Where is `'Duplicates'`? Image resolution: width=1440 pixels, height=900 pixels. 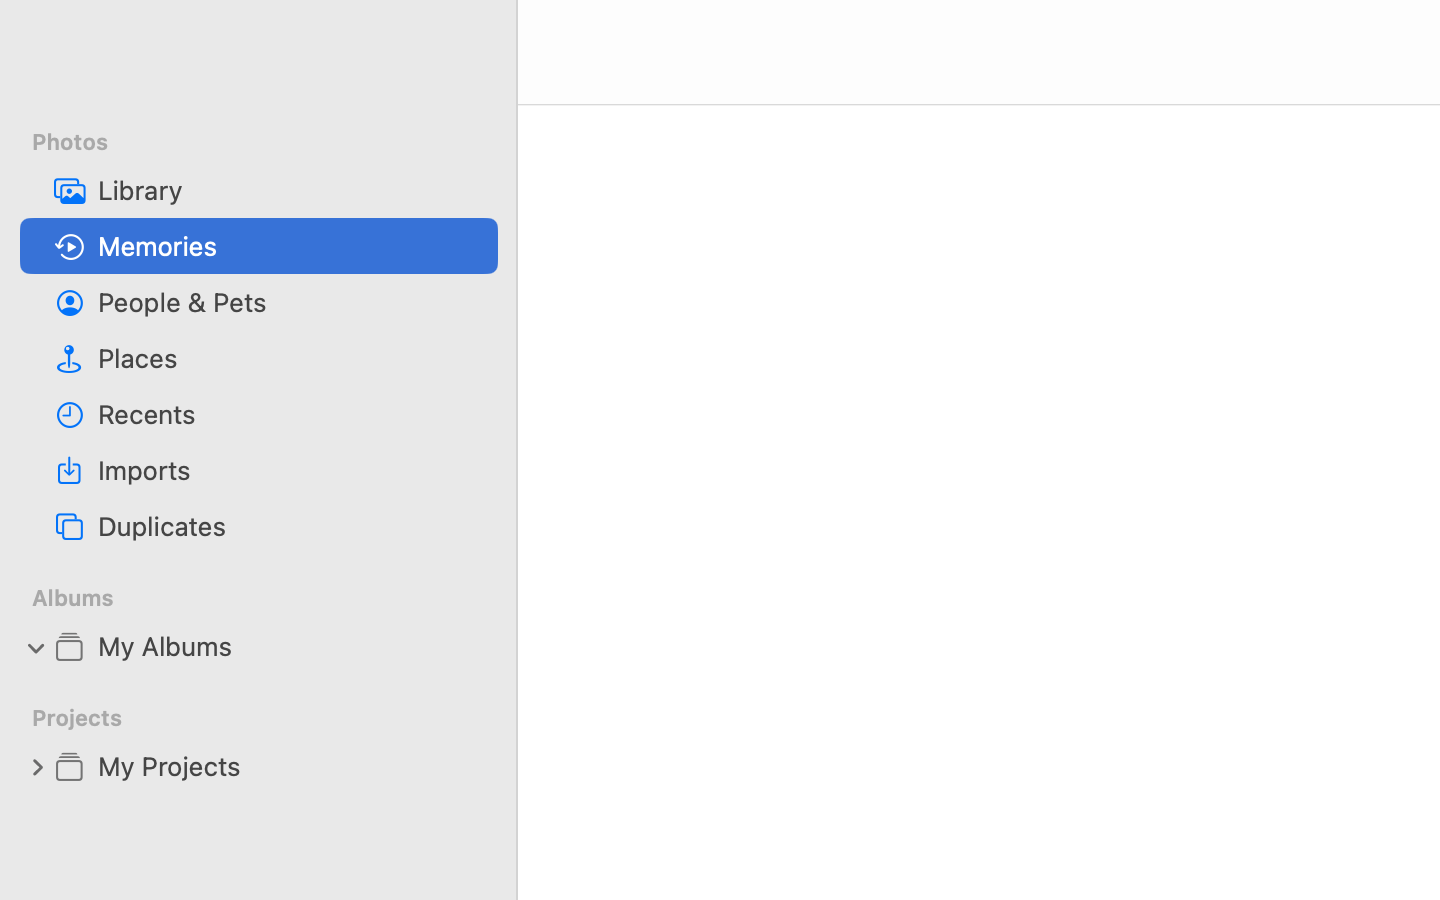 'Duplicates' is located at coordinates (289, 524).